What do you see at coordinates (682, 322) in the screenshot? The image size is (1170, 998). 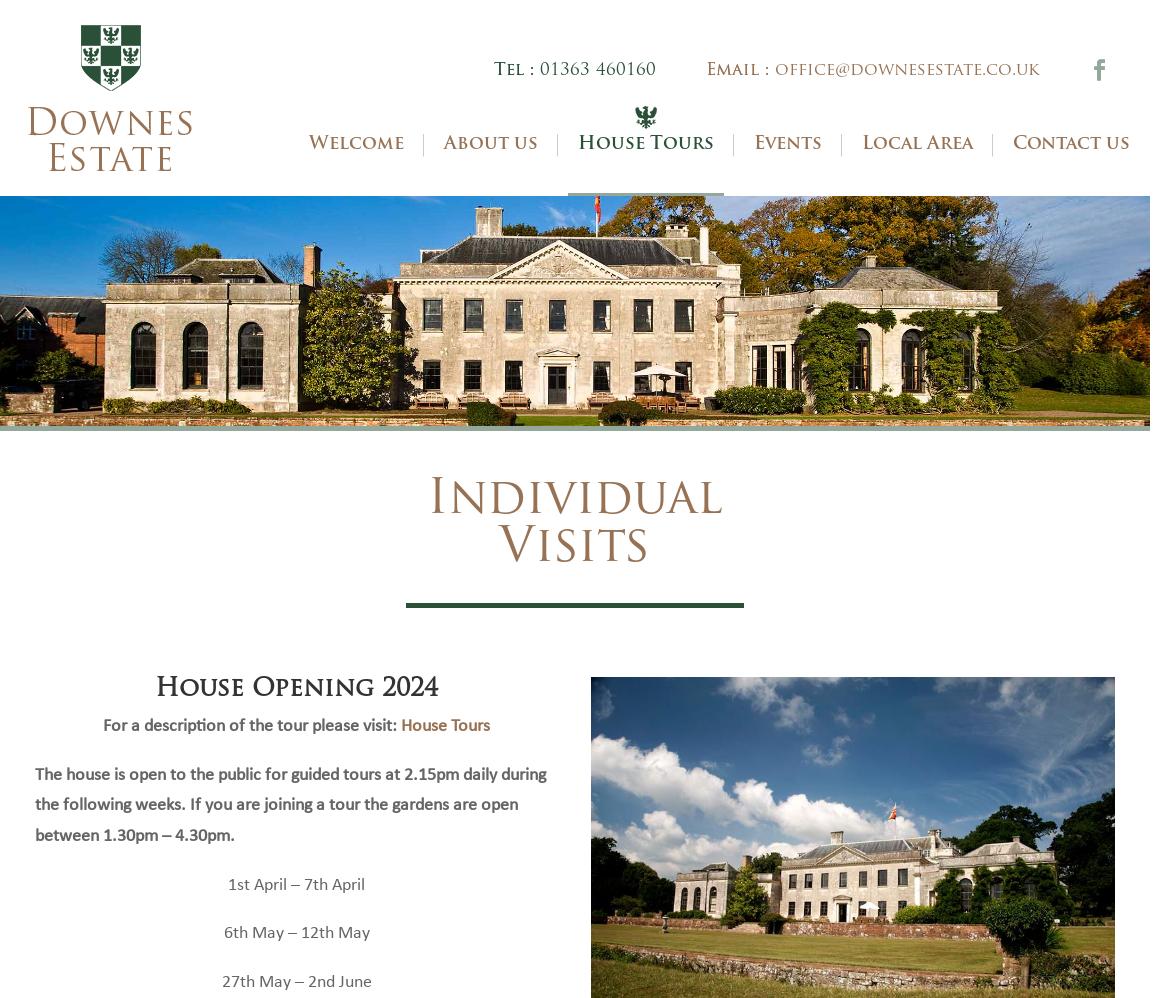 I see `'Group Visits'` at bounding box center [682, 322].